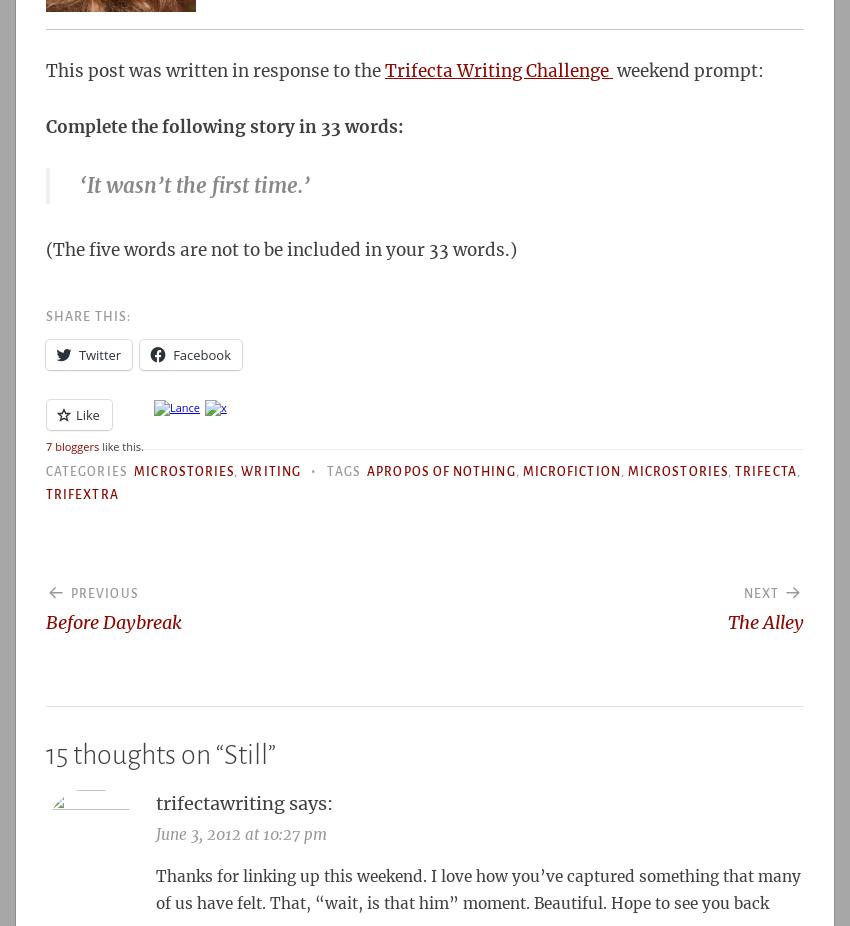  Describe the element at coordinates (571, 470) in the screenshot. I see `'microfiction'` at that location.